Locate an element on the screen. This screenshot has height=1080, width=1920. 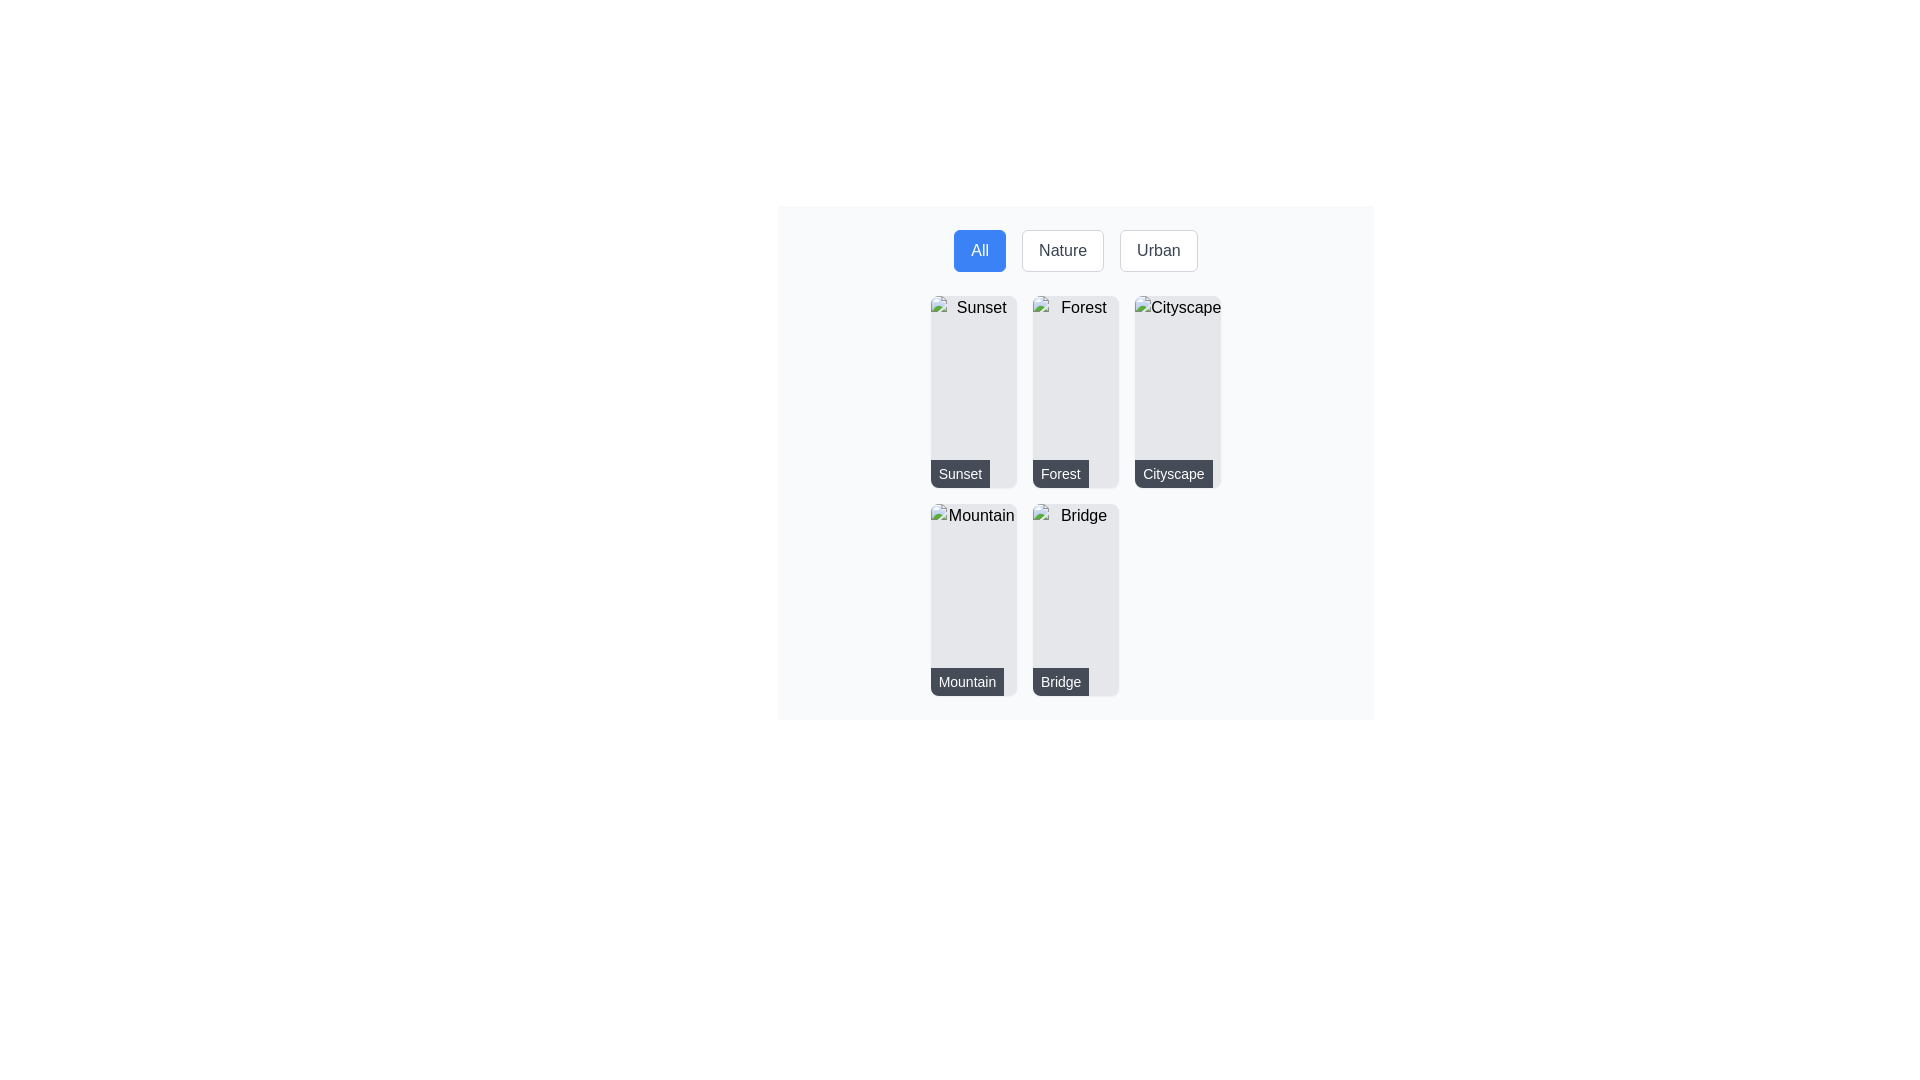
the vertical card labeled 'Forest' in the grid layout is located at coordinates (1074, 462).